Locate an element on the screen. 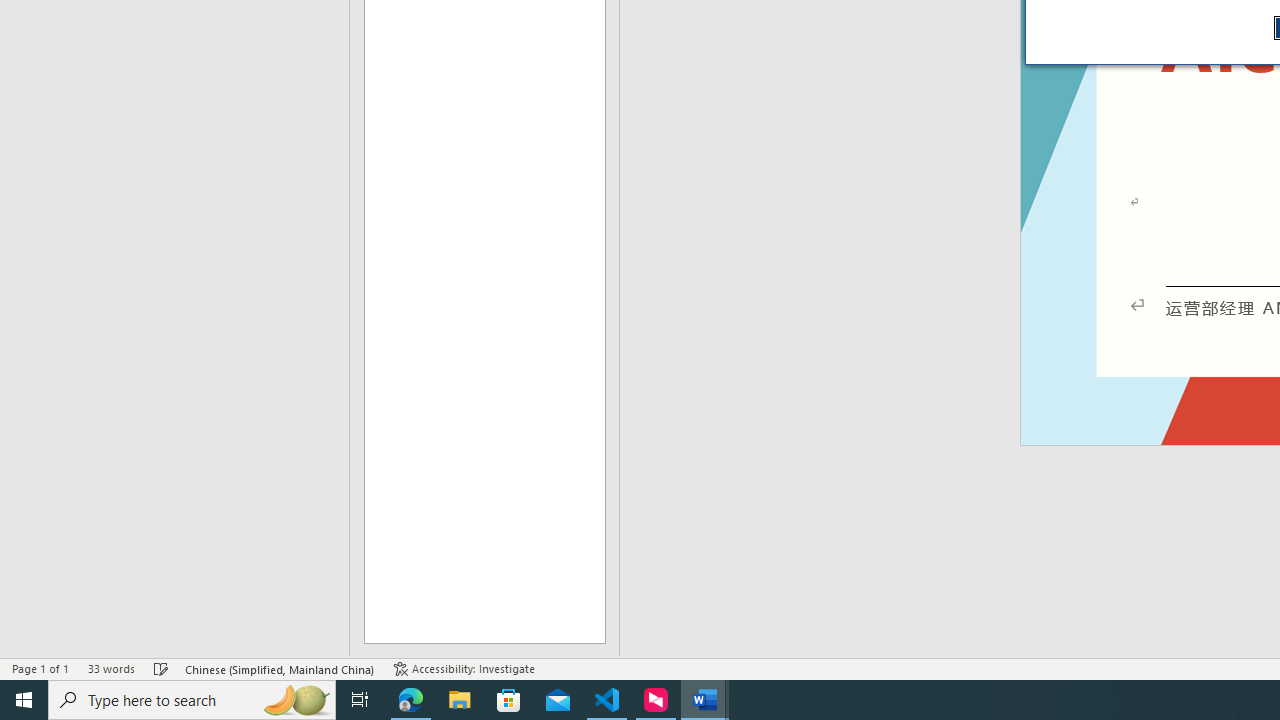 The width and height of the screenshot is (1280, 720). 'Microsoft Edge - 1 running window' is located at coordinates (410, 698).